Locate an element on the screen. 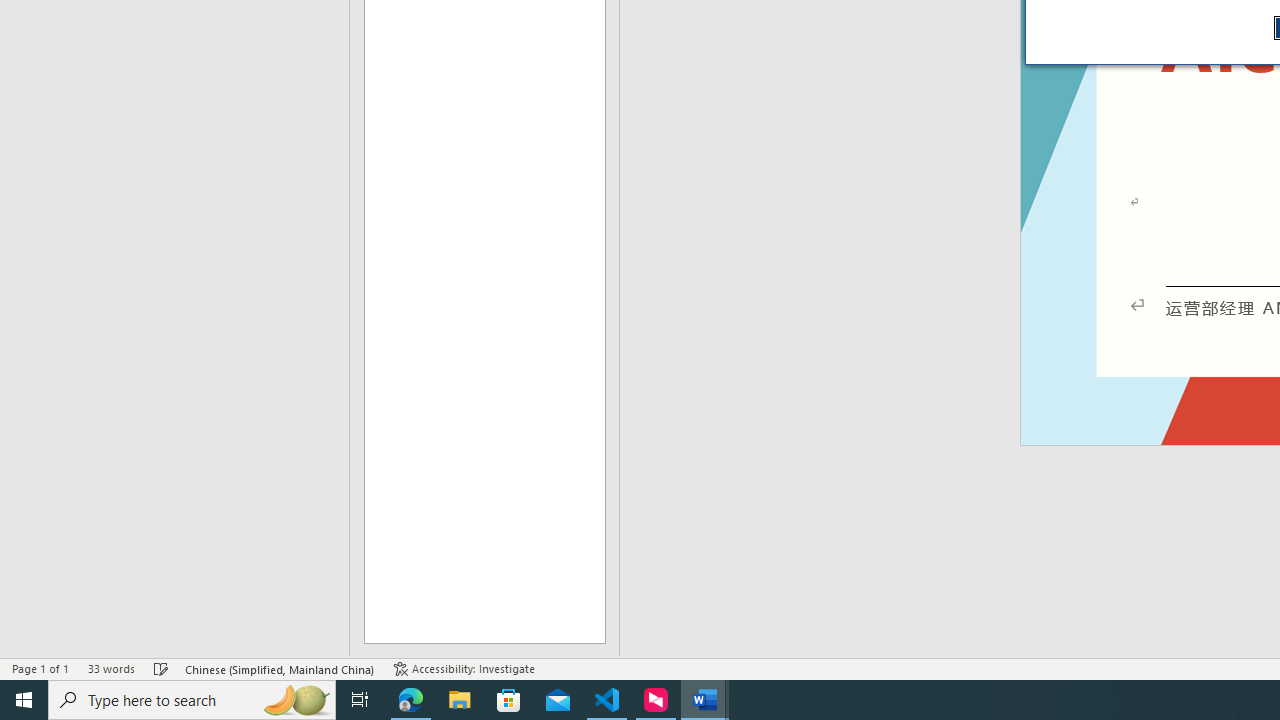 The width and height of the screenshot is (1280, 720). 'Microsoft Edge - 1 running window' is located at coordinates (410, 698).